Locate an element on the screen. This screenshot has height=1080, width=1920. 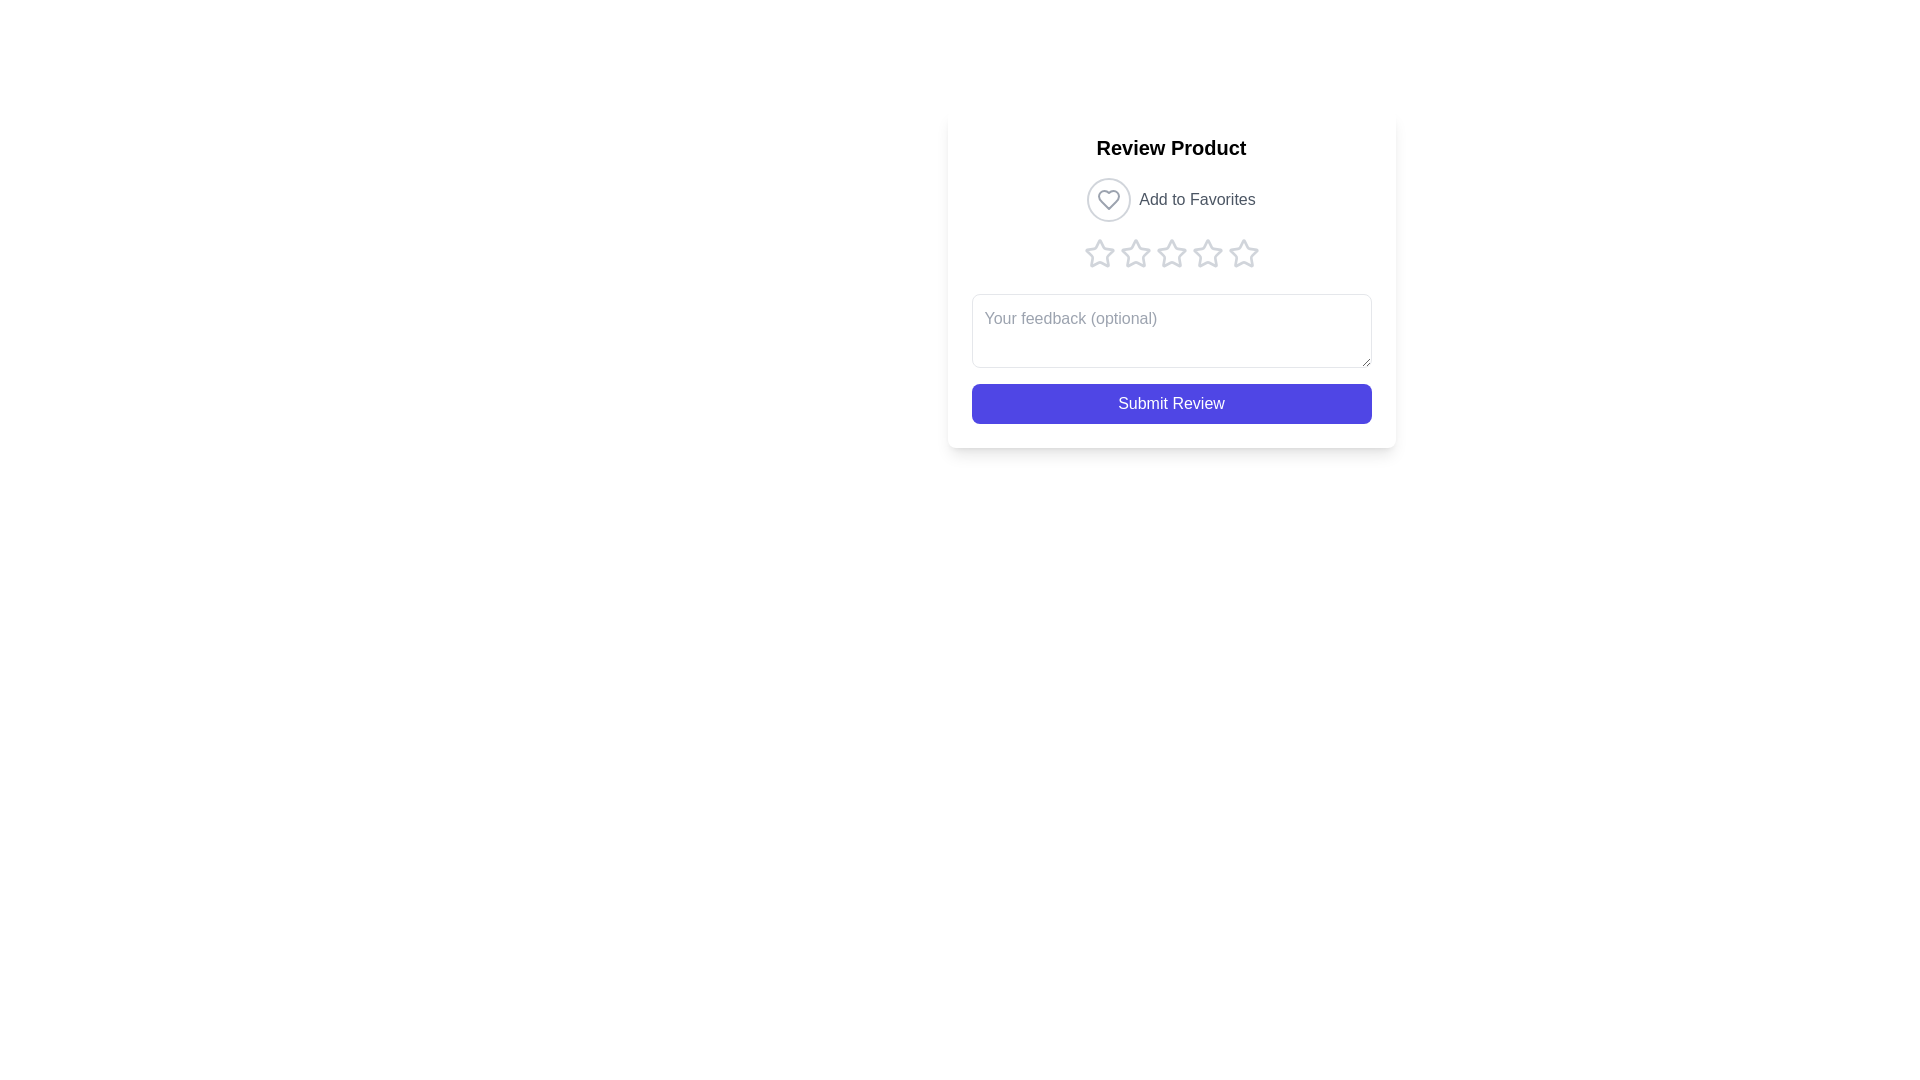
the text label that describes the functionality of marking an item as a favorite, which is positioned to the right of a heart icon near the top of the interface is located at coordinates (1197, 200).